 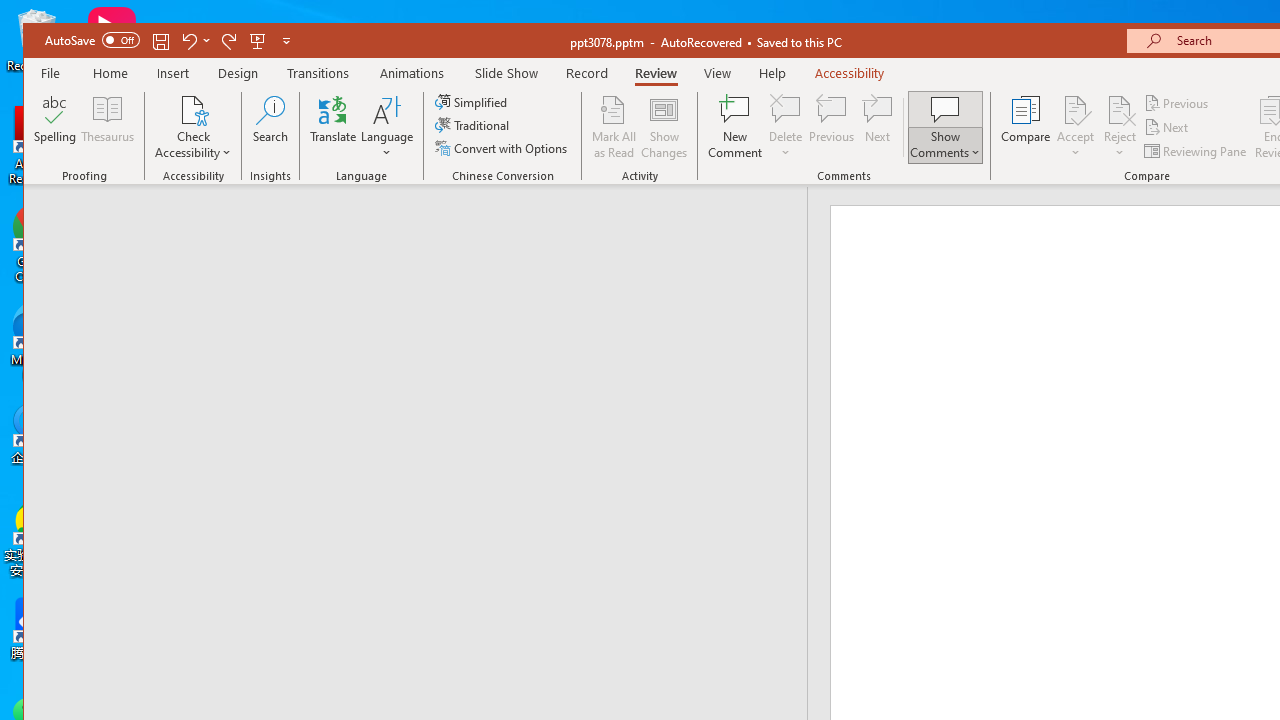 What do you see at coordinates (1196, 150) in the screenshot?
I see `'Reviewing Pane'` at bounding box center [1196, 150].